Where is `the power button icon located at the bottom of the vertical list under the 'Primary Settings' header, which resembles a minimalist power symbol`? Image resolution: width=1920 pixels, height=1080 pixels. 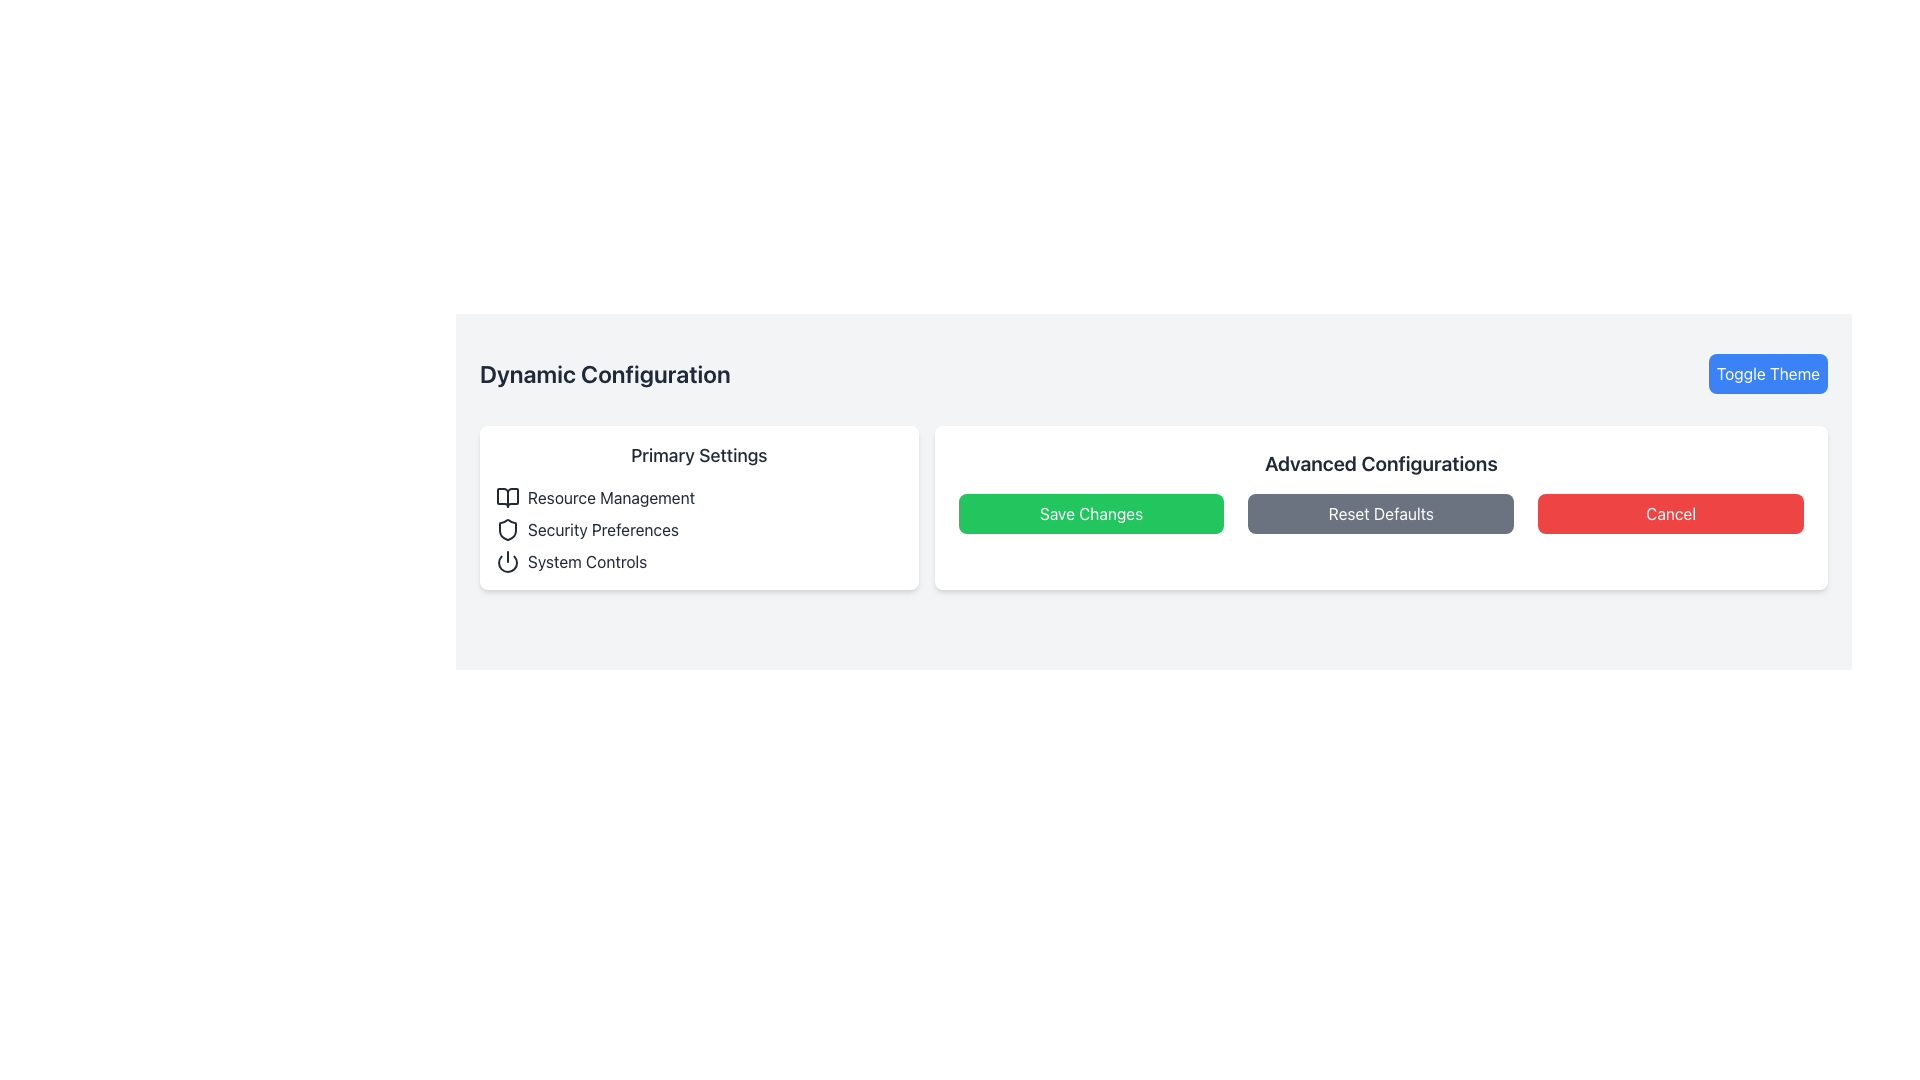
the power button icon located at the bottom of the vertical list under the 'Primary Settings' header, which resembles a minimalist power symbol is located at coordinates (508, 562).